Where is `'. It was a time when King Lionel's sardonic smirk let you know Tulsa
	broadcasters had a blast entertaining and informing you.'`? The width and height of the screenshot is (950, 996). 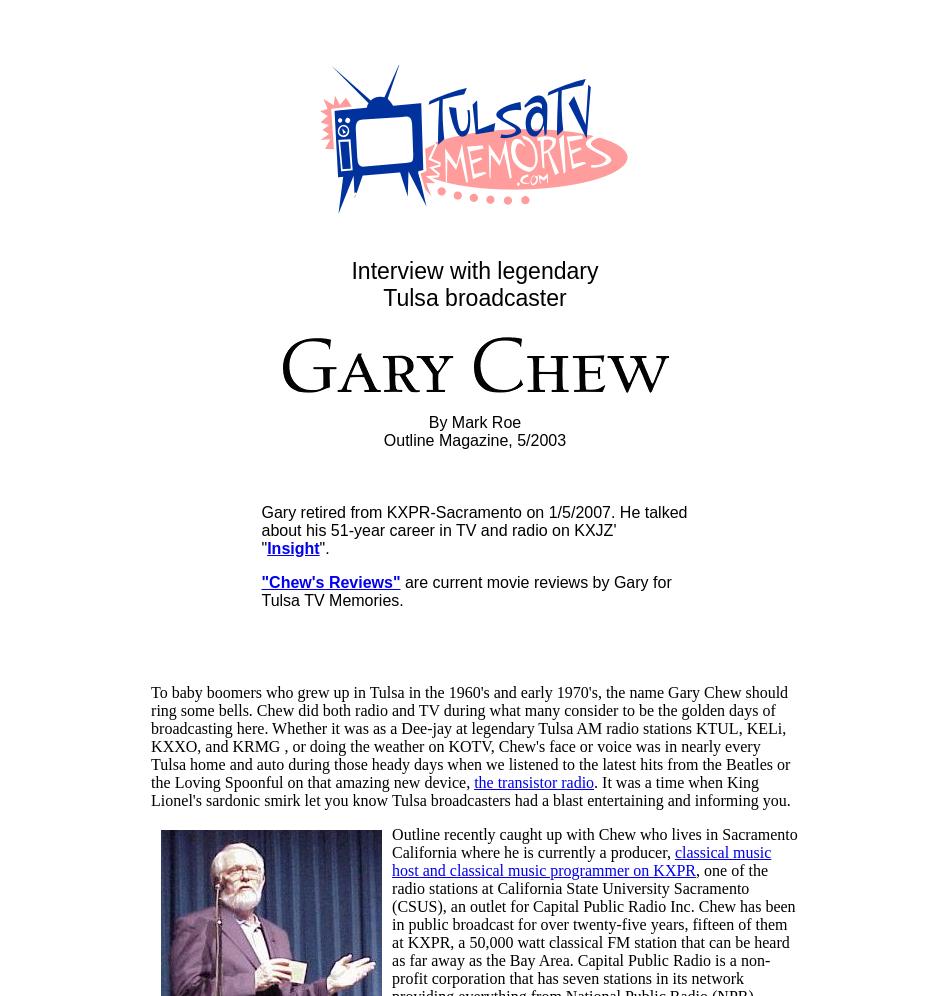 '. It was a time when King Lionel's sardonic smirk let you know Tulsa
	broadcasters had a blast entertaining and informing you.' is located at coordinates (150, 790).